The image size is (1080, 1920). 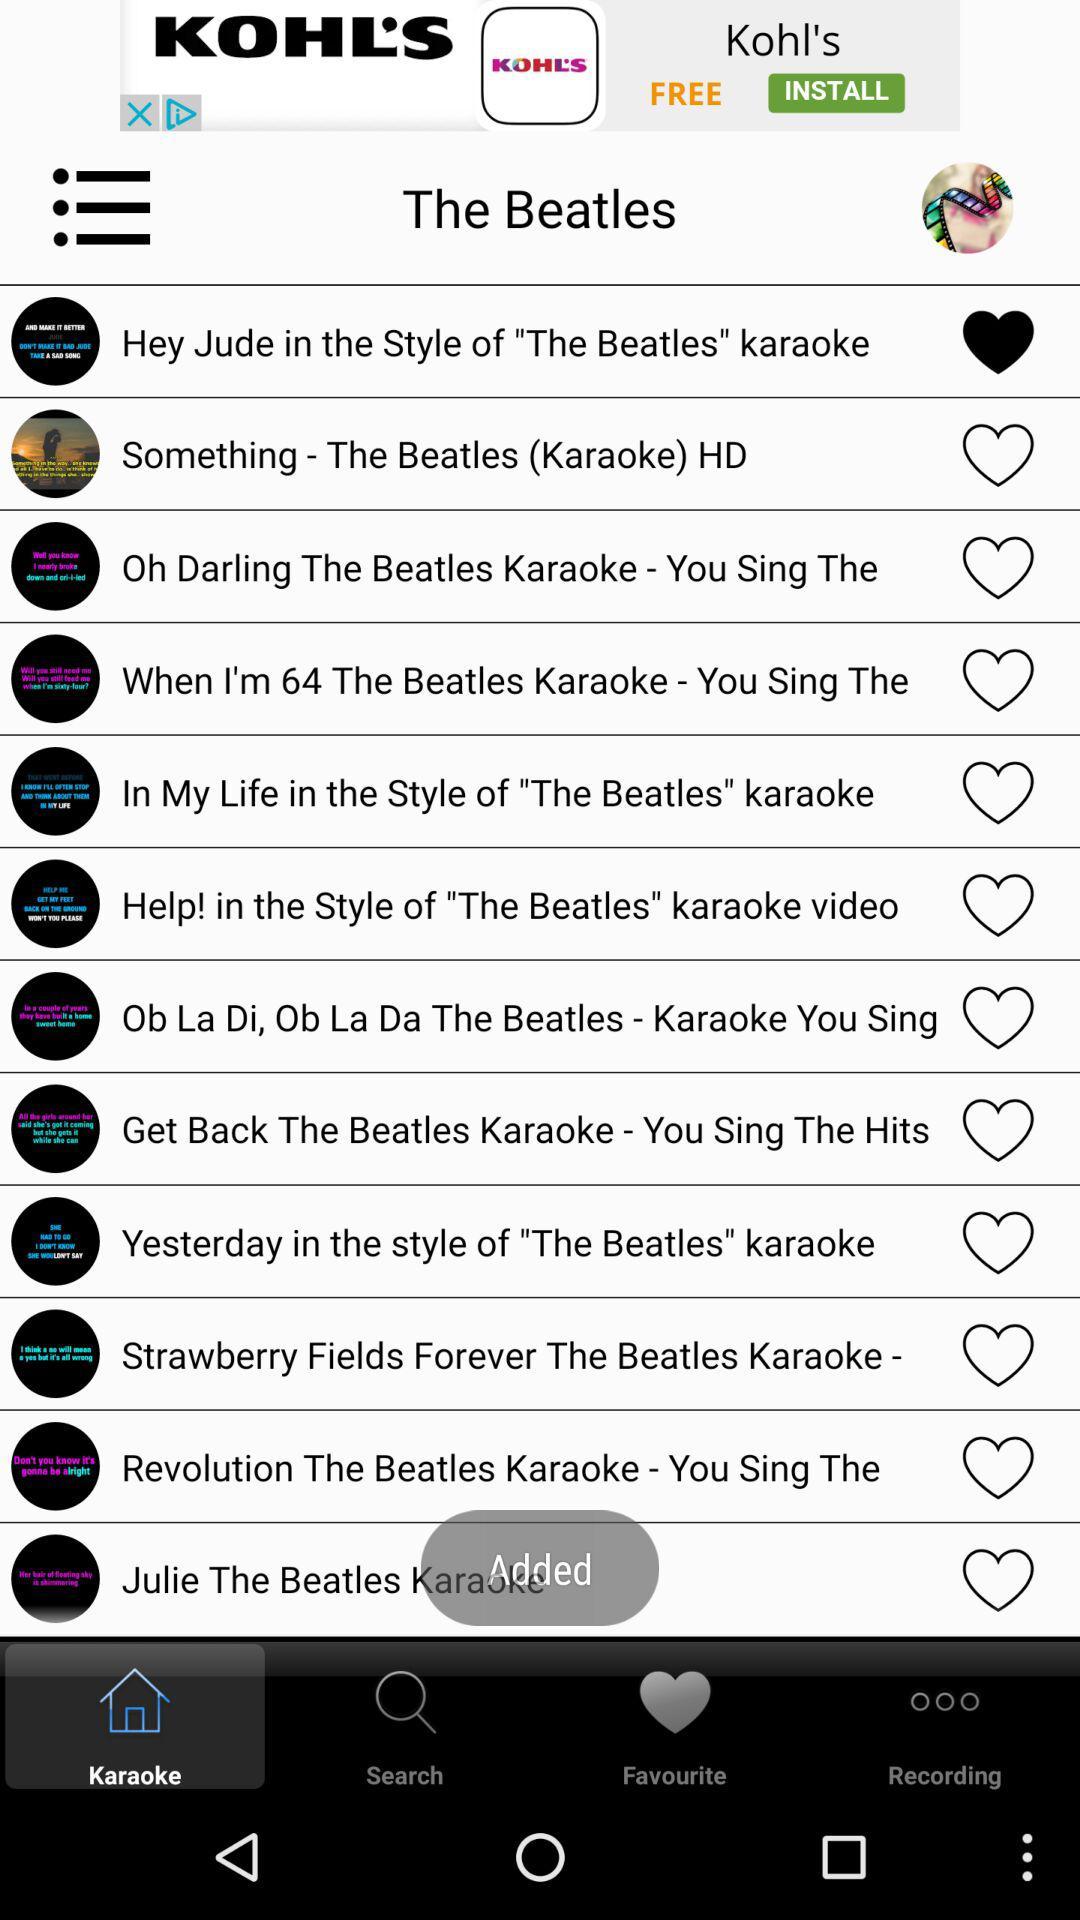 I want to click on to favorites, so click(x=998, y=902).